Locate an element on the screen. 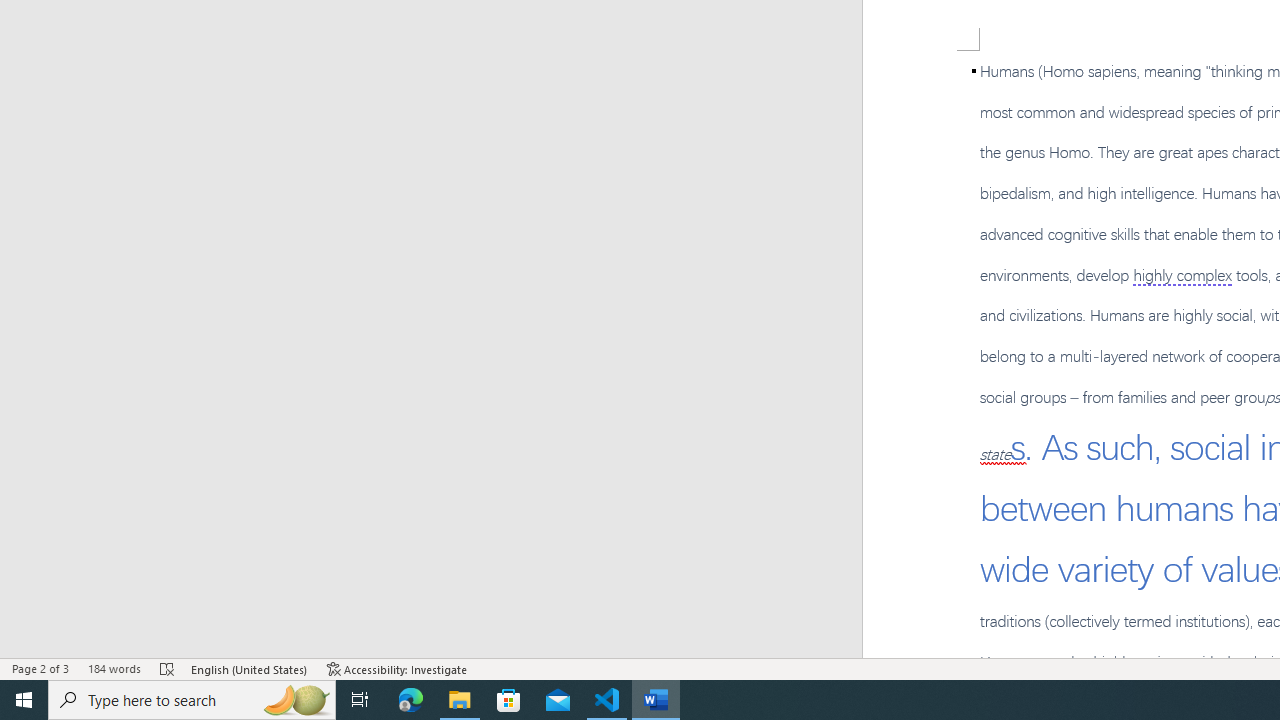 The height and width of the screenshot is (720, 1280). 'Microsoft Edge' is located at coordinates (410, 698).